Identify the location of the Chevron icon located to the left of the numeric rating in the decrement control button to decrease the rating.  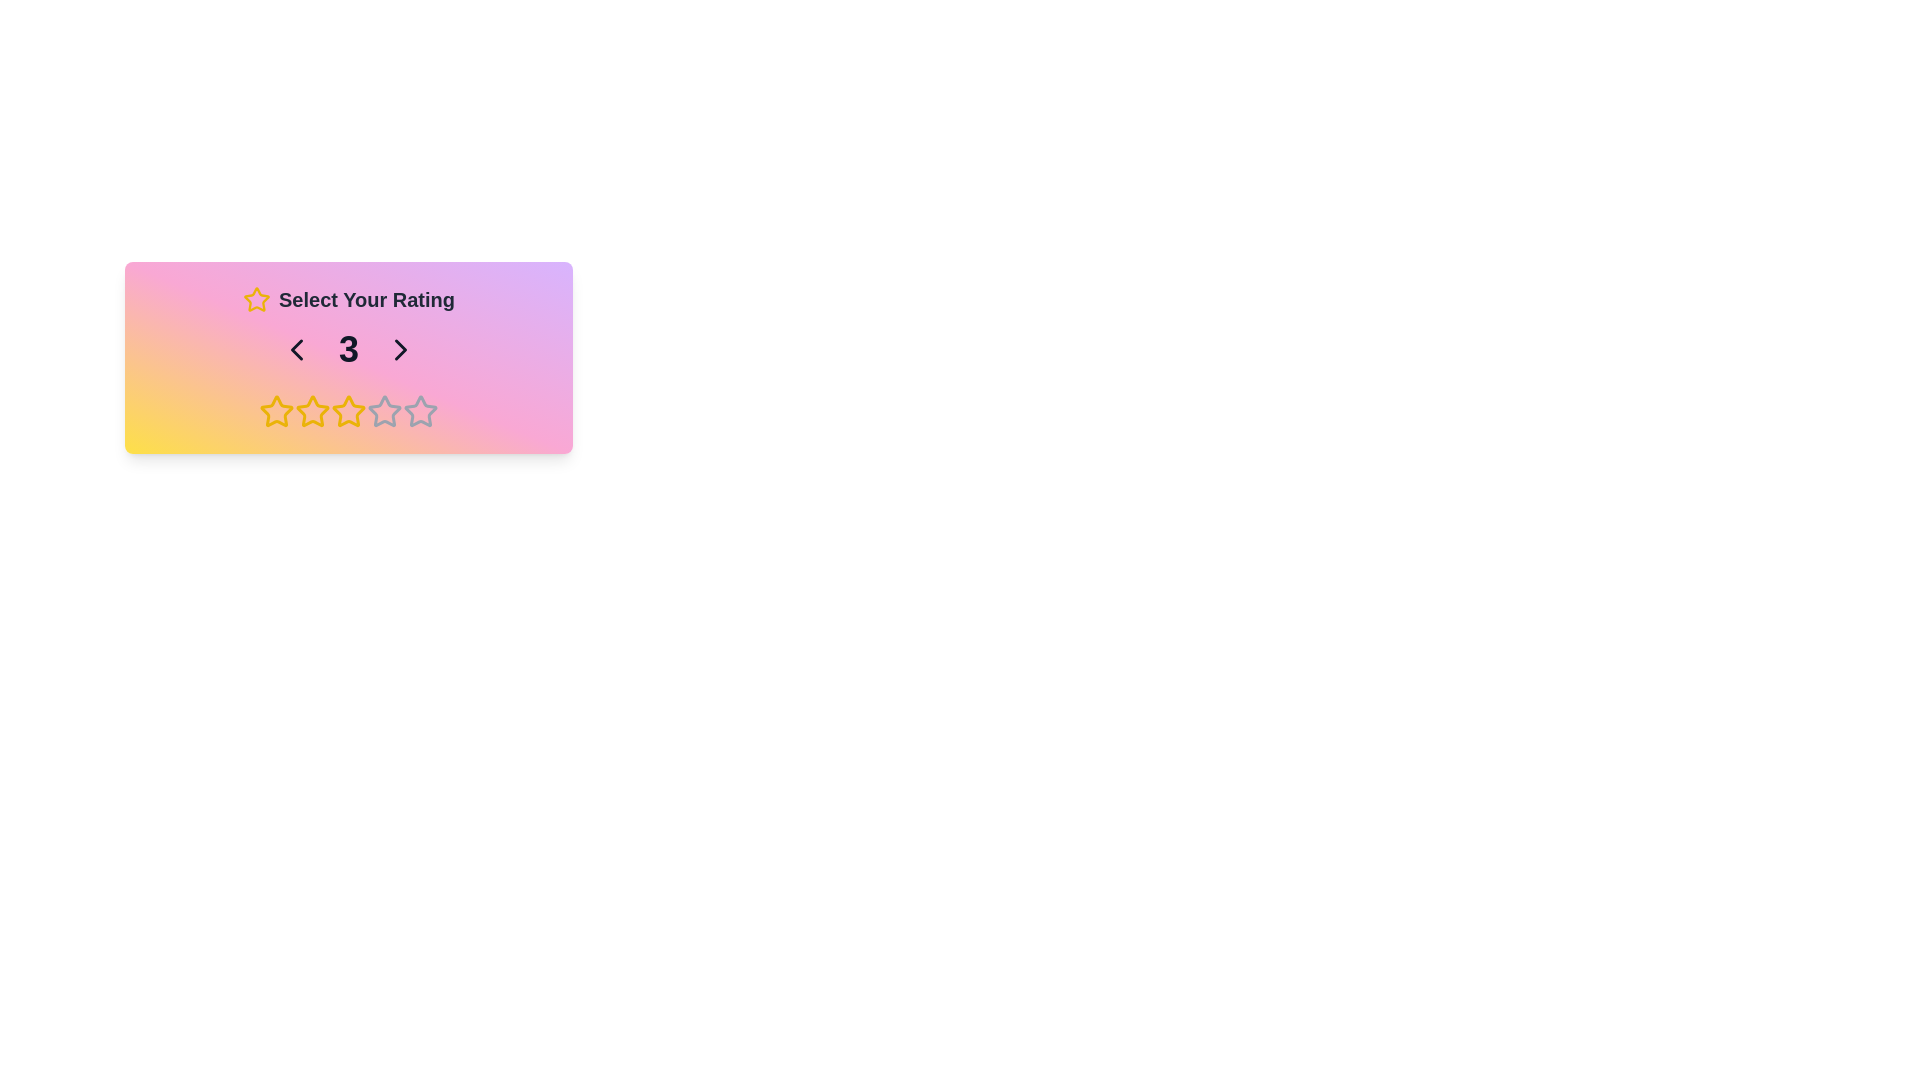
(296, 349).